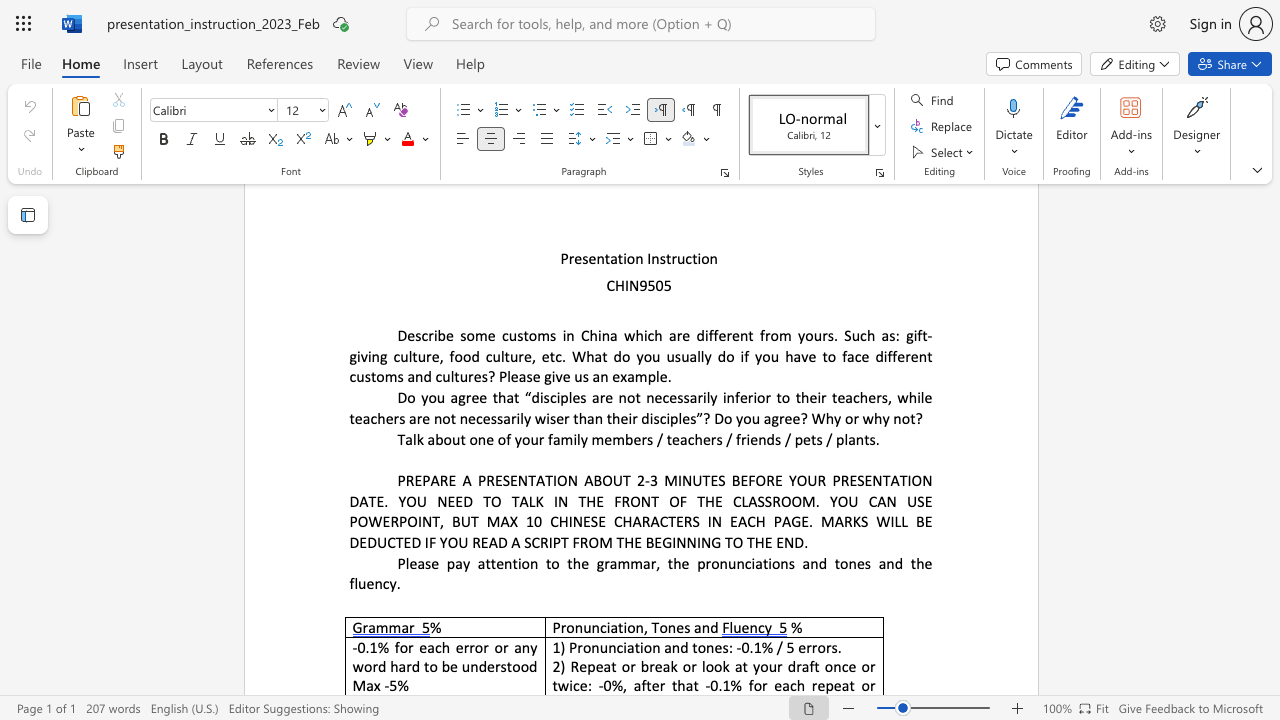 This screenshot has height=720, width=1280. I want to click on the subset text "ax -5%" within the text "-0.1% for each error or any word hard to be understood Max -5%", so click(366, 684).